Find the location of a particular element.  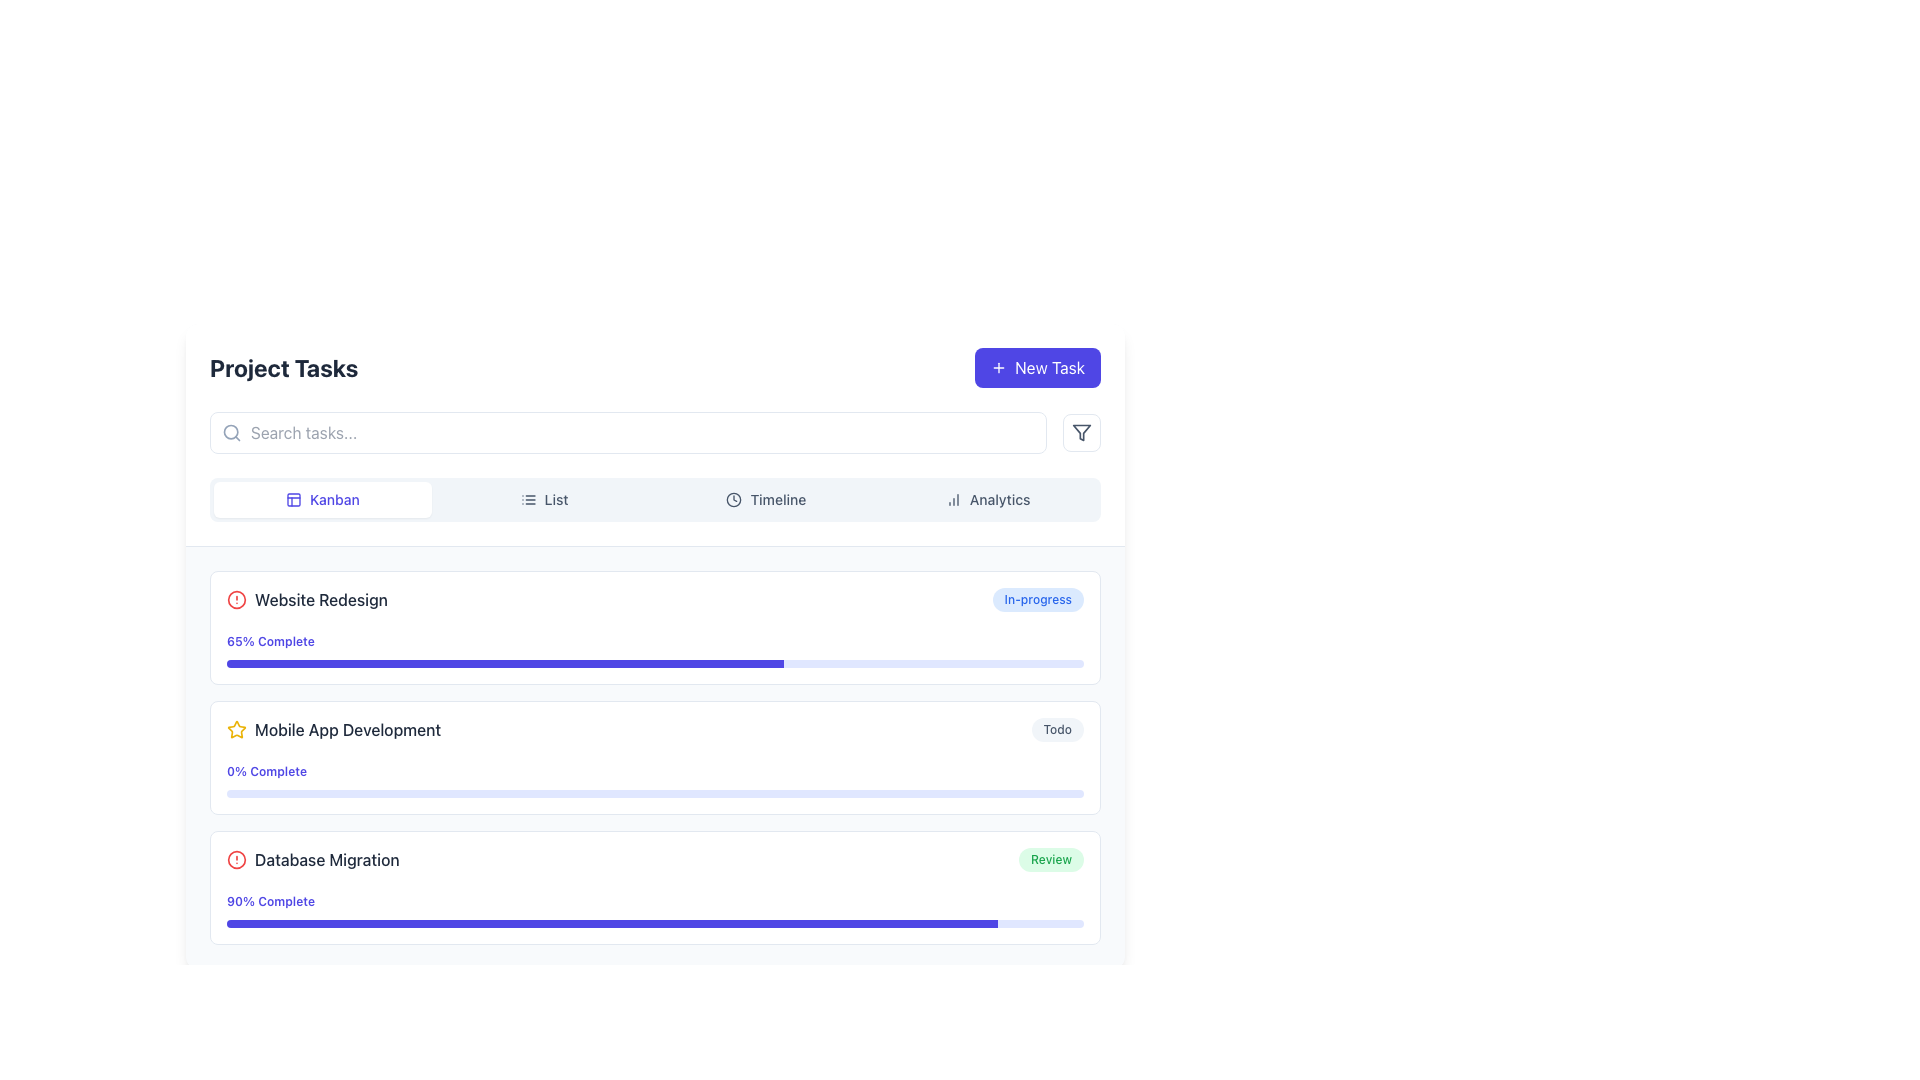

the text label displaying the completion percentage of the 'Database Migration' task to potentially see additional details if interactive is located at coordinates (270, 898).